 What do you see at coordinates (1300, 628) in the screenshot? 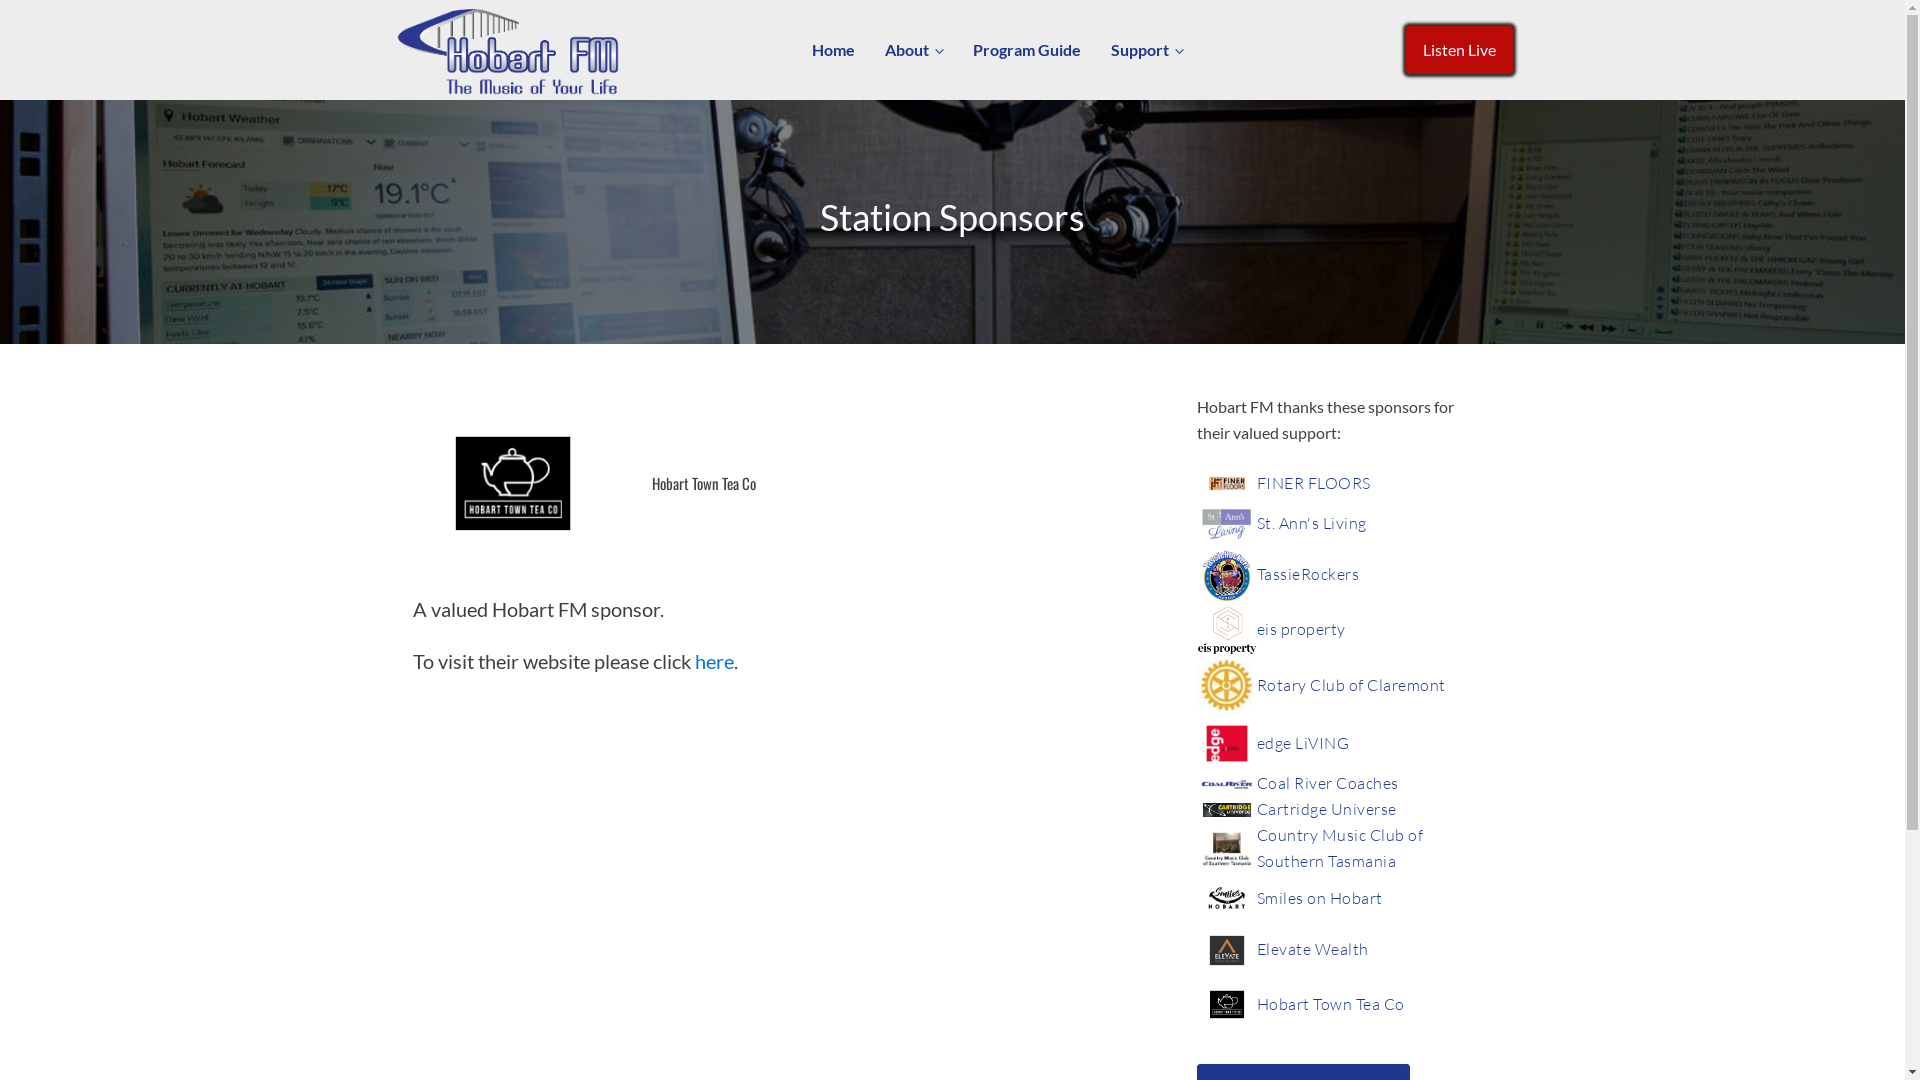
I see `'eis property'` at bounding box center [1300, 628].